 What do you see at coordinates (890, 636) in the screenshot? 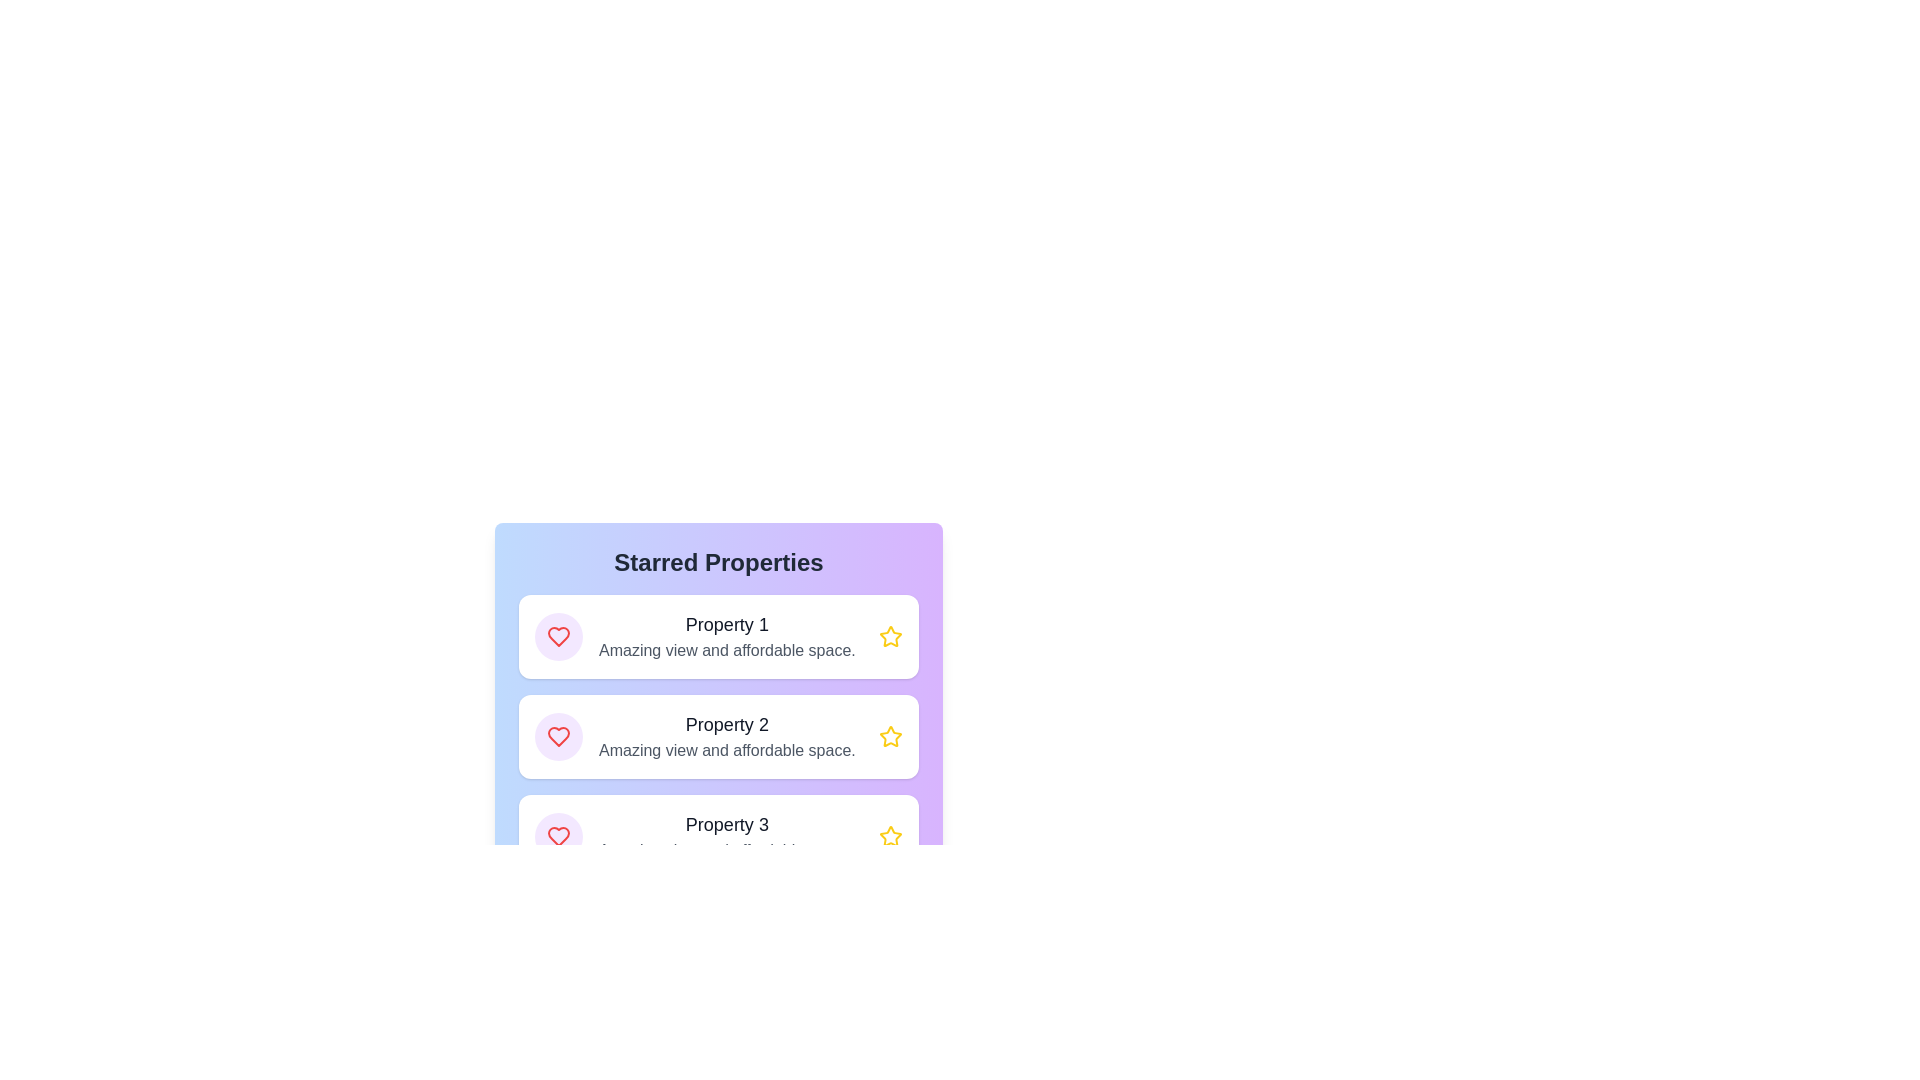
I see `the star icon in the top-right corner of the 'Property 1' card` at bounding box center [890, 636].